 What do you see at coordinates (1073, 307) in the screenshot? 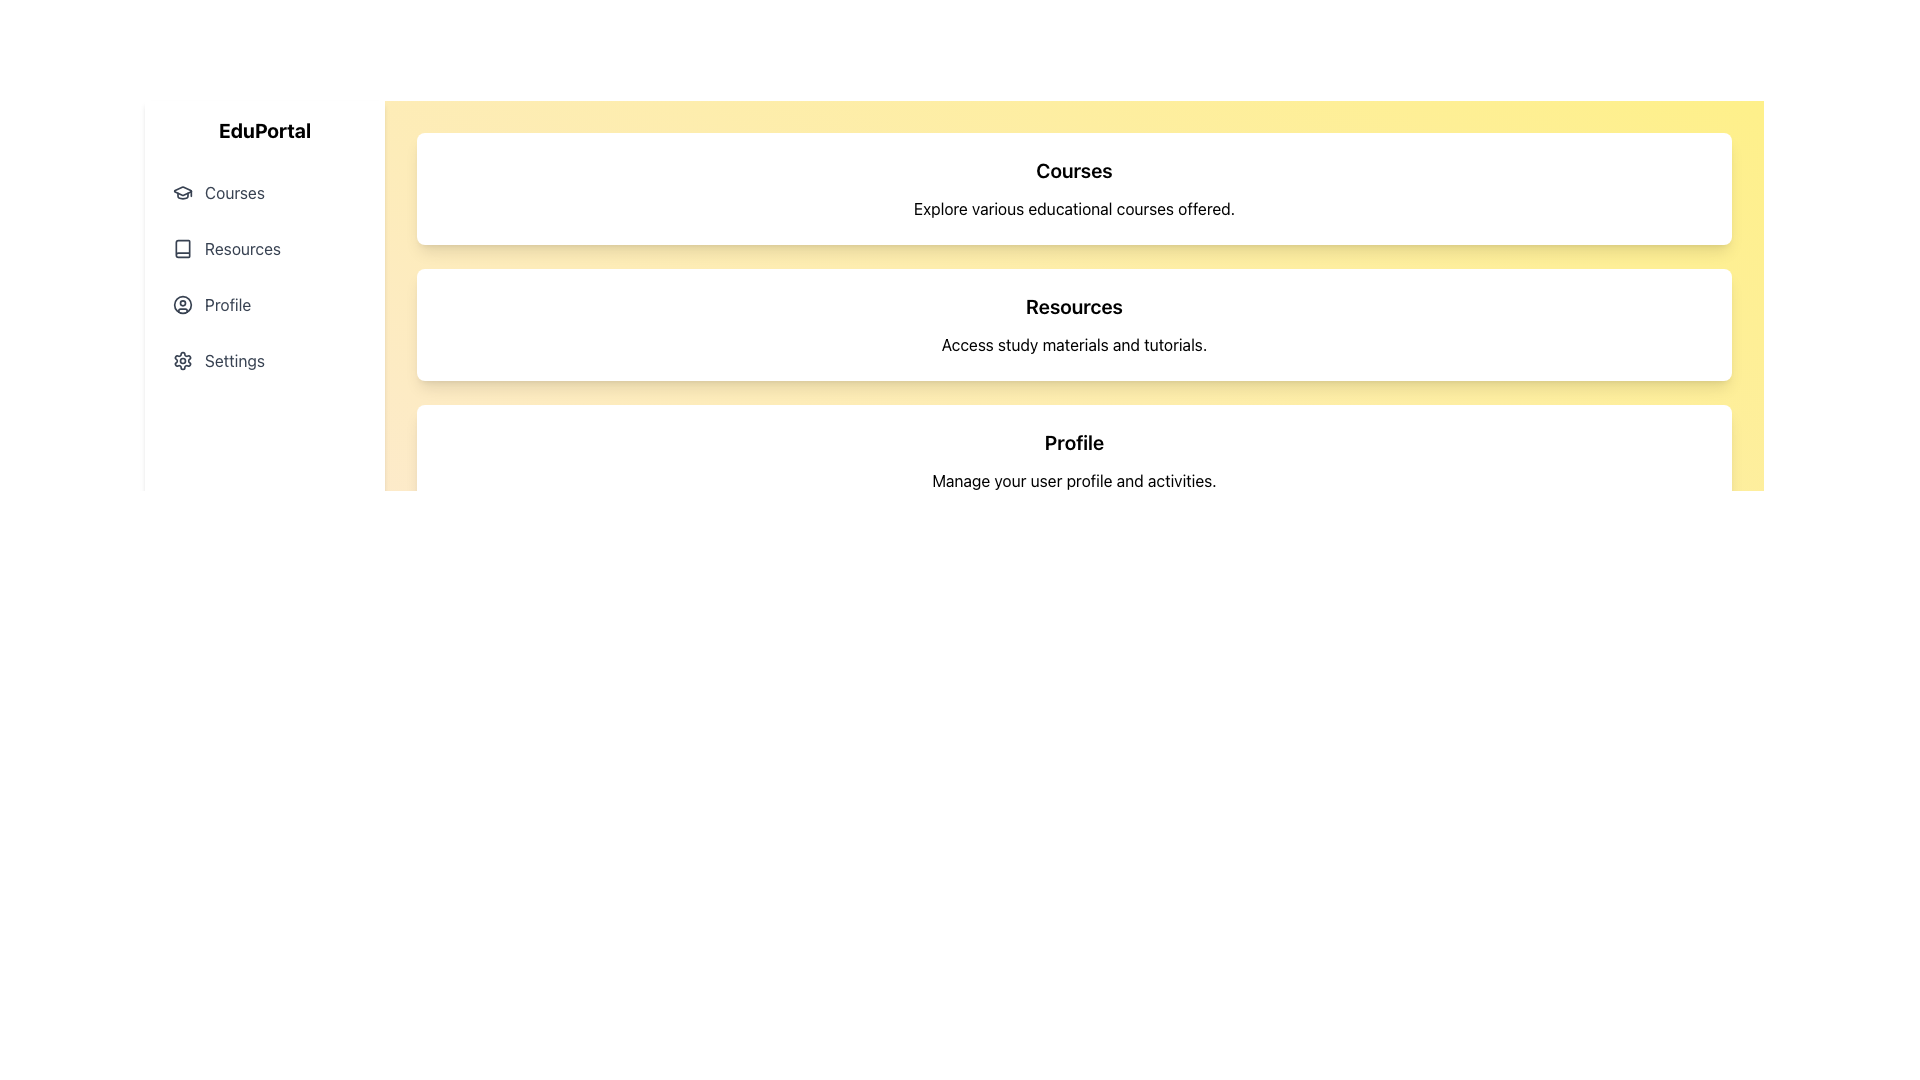
I see `the Text Label that serves as a heading for the resources section, located above the line 'Access study materials and tutorials.'` at bounding box center [1073, 307].